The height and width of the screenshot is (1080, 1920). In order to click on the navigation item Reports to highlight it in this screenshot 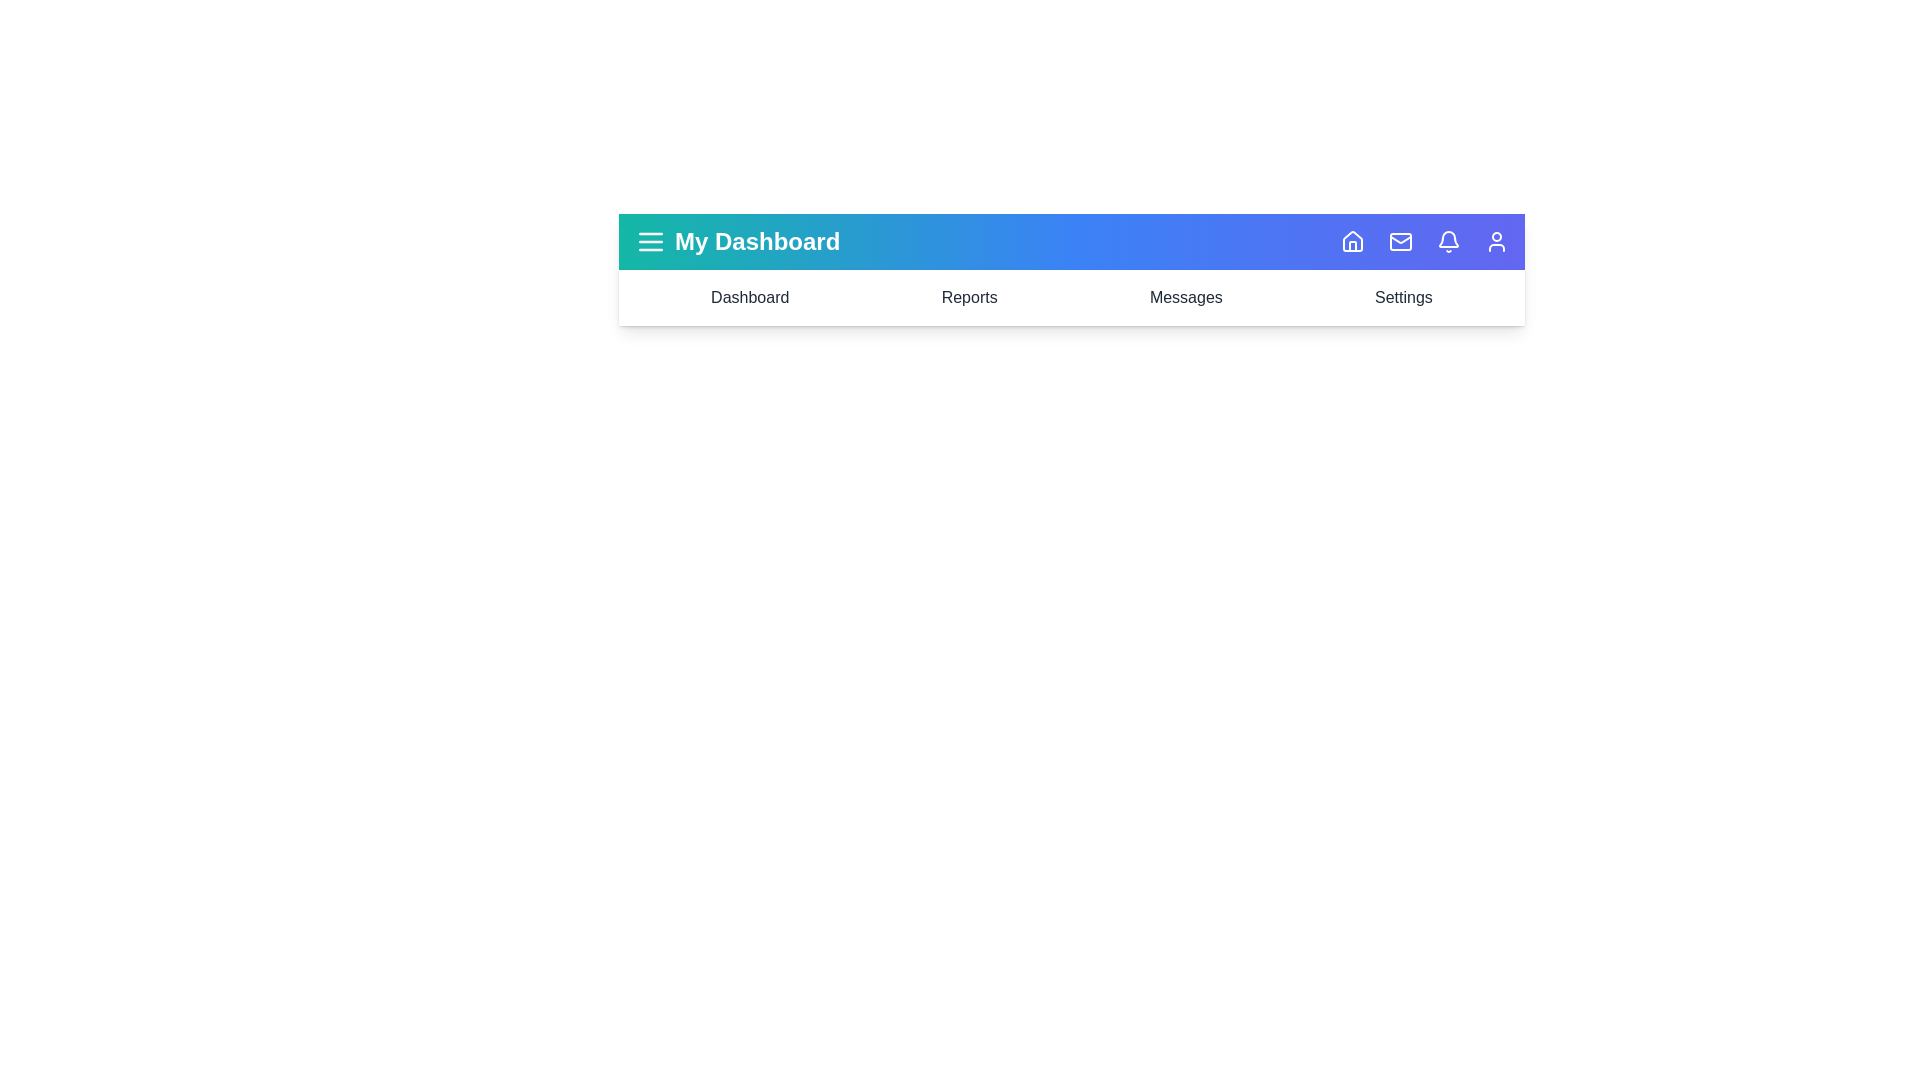, I will do `click(969, 297)`.